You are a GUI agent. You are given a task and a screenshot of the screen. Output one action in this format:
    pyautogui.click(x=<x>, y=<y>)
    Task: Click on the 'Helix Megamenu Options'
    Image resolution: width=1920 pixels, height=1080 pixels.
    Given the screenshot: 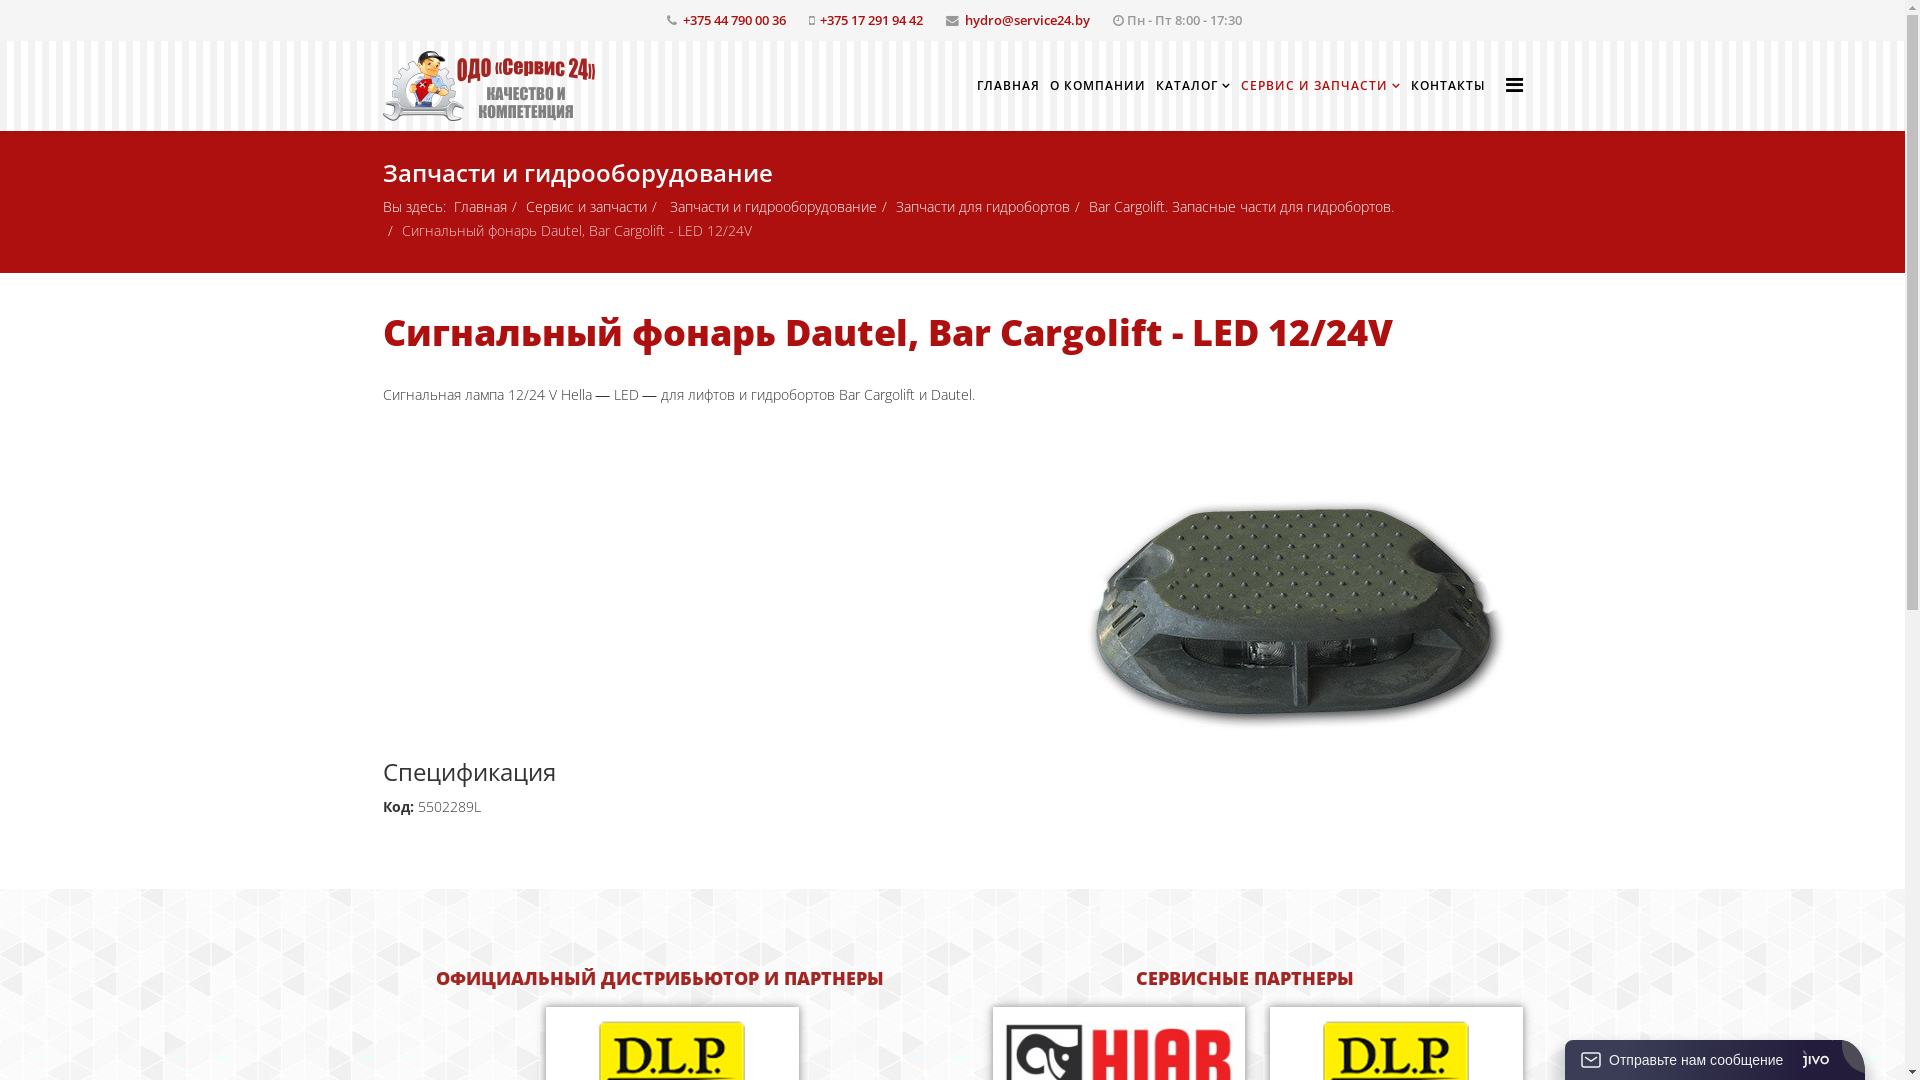 What is the action you would take?
    pyautogui.click(x=1514, y=83)
    